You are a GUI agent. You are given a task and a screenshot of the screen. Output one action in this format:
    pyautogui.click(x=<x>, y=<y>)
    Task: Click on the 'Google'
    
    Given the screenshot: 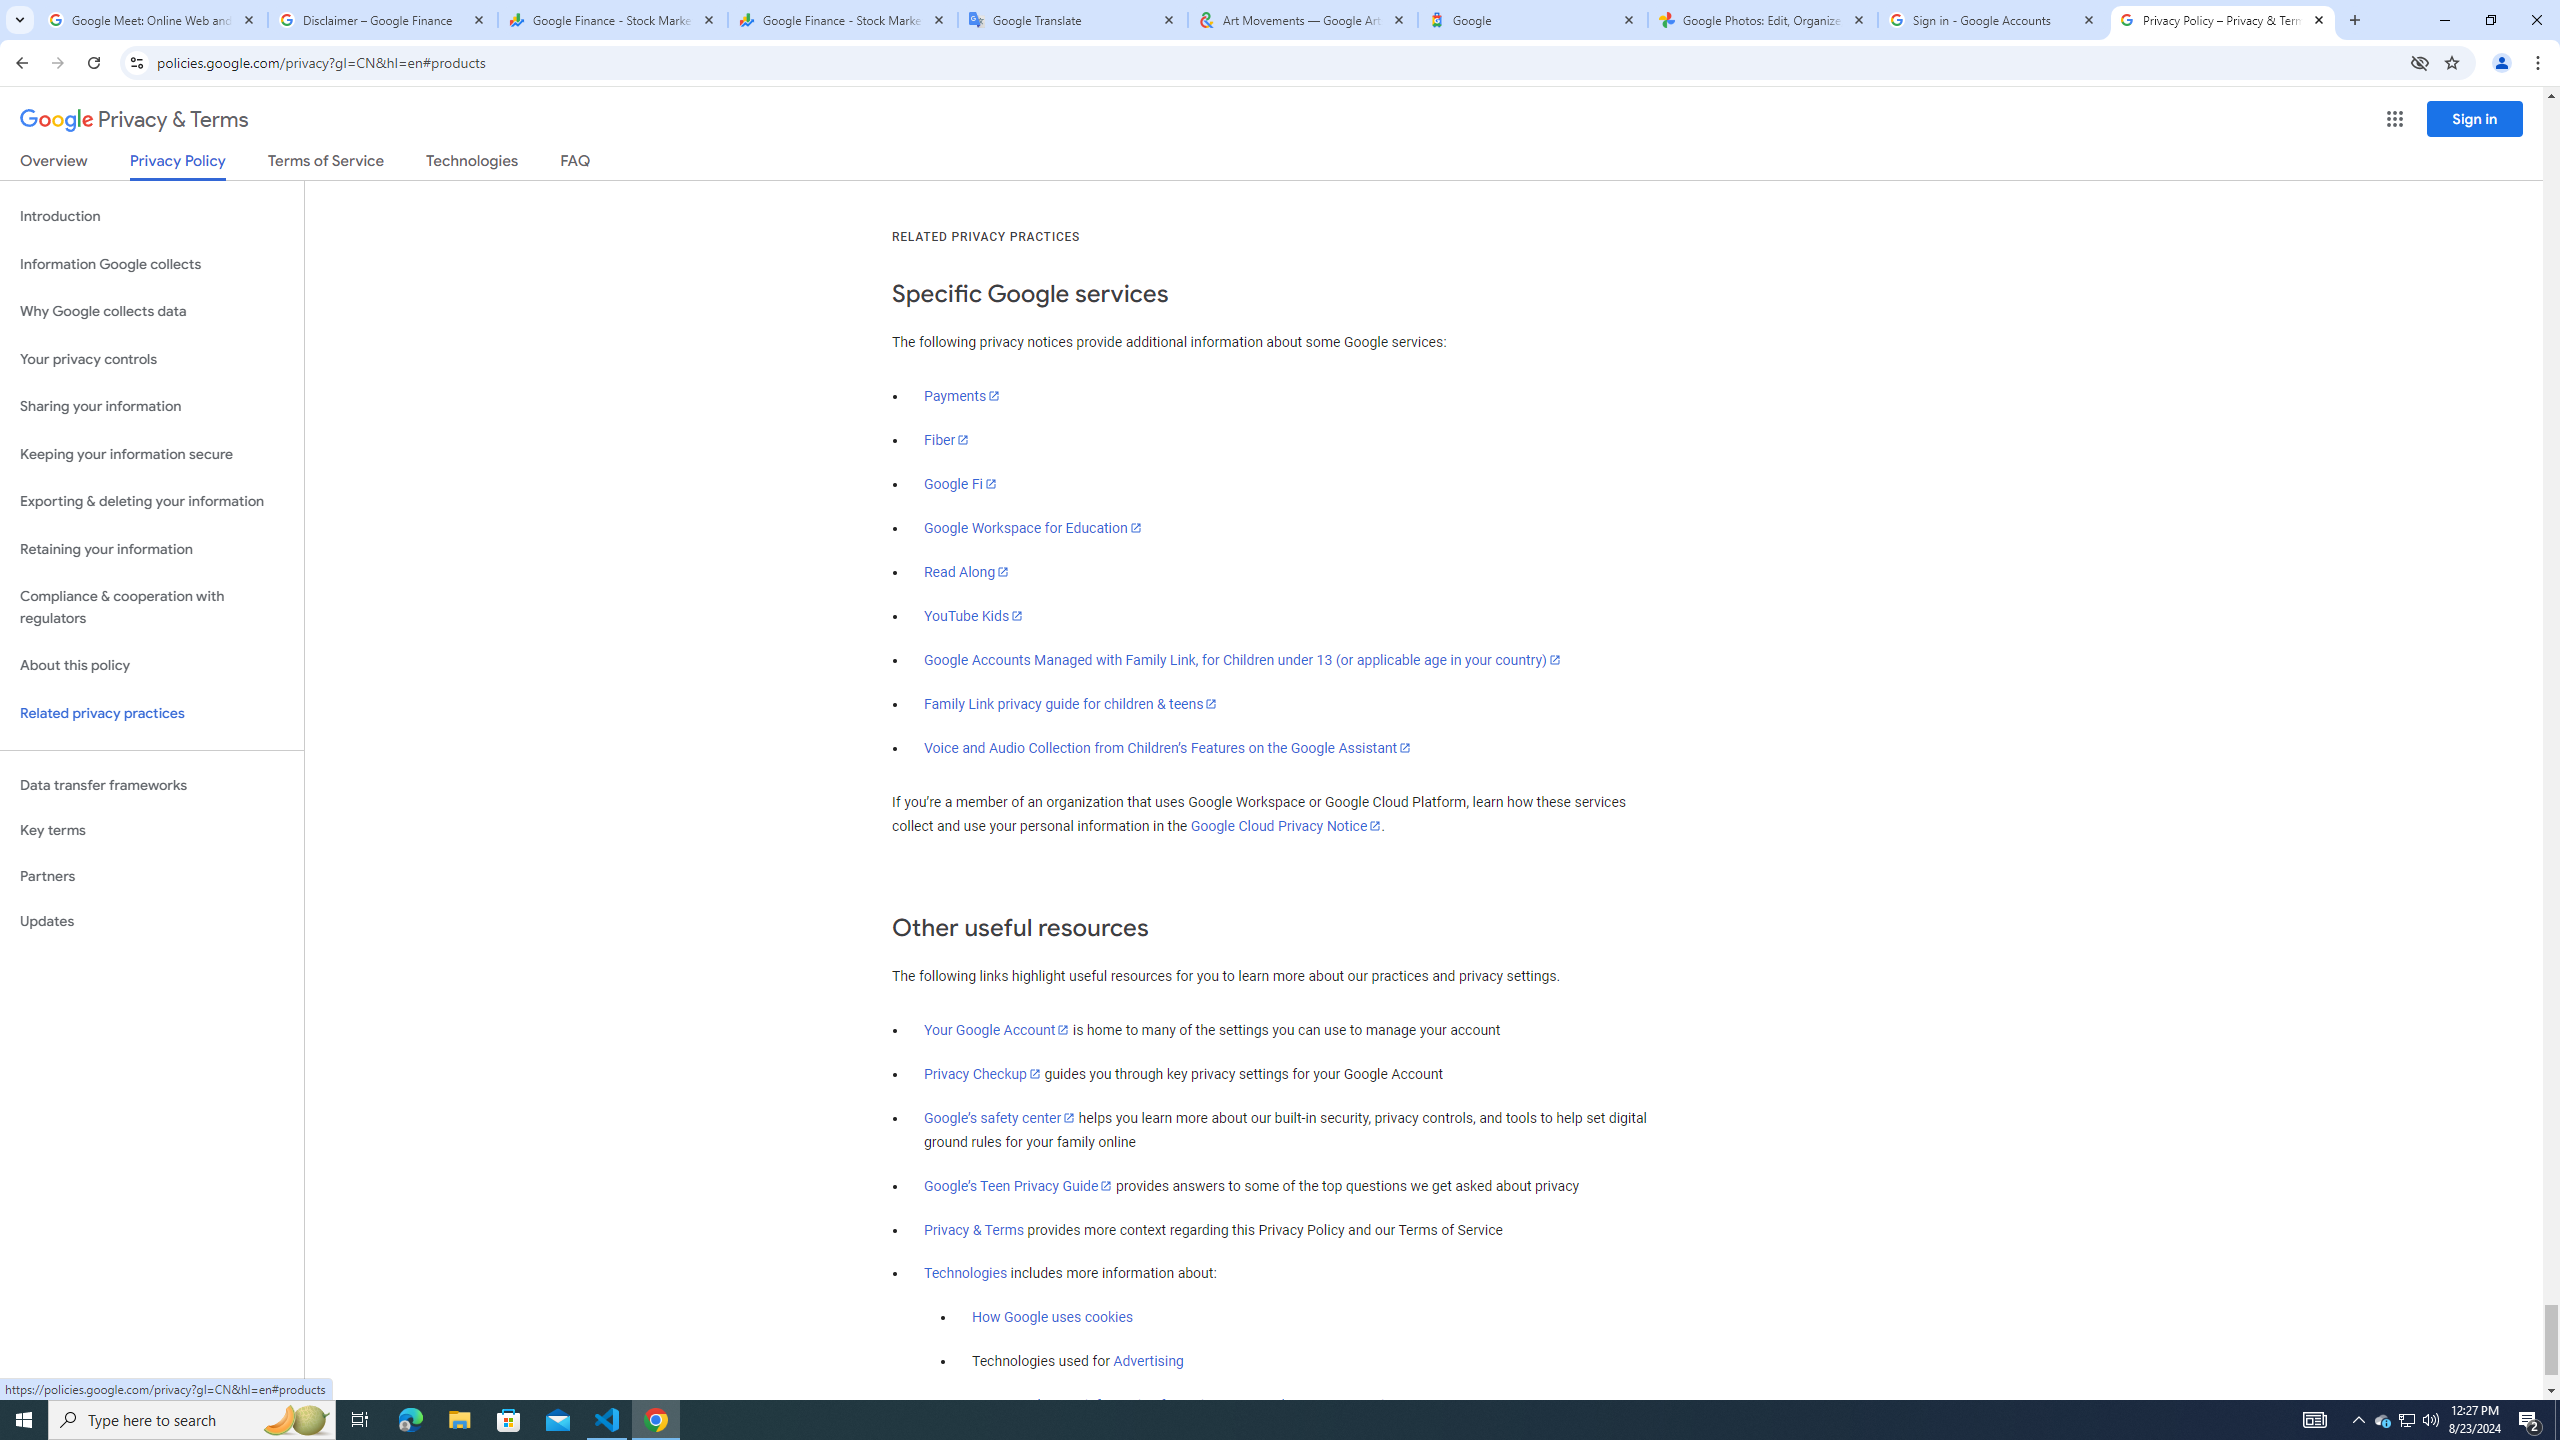 What is the action you would take?
    pyautogui.click(x=1532, y=19)
    